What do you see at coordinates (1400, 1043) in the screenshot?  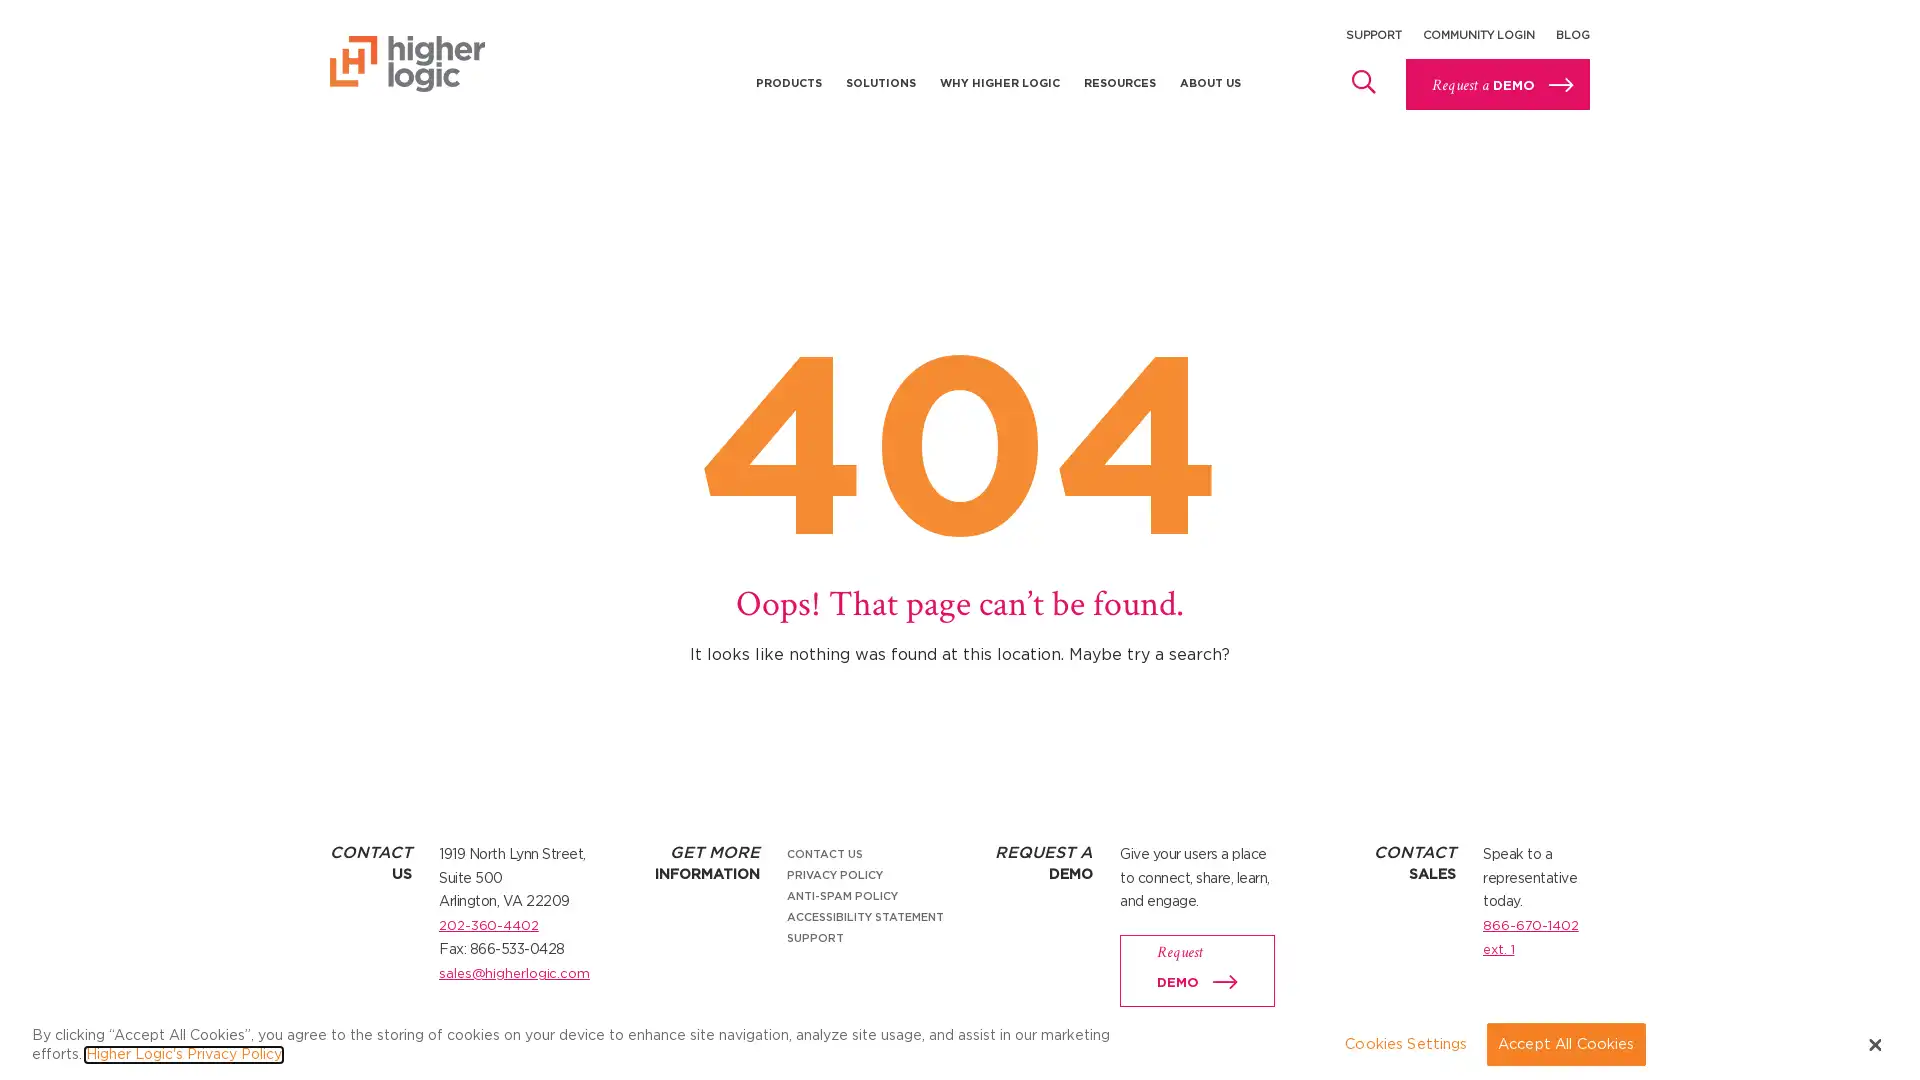 I see `Cookies Settings` at bounding box center [1400, 1043].